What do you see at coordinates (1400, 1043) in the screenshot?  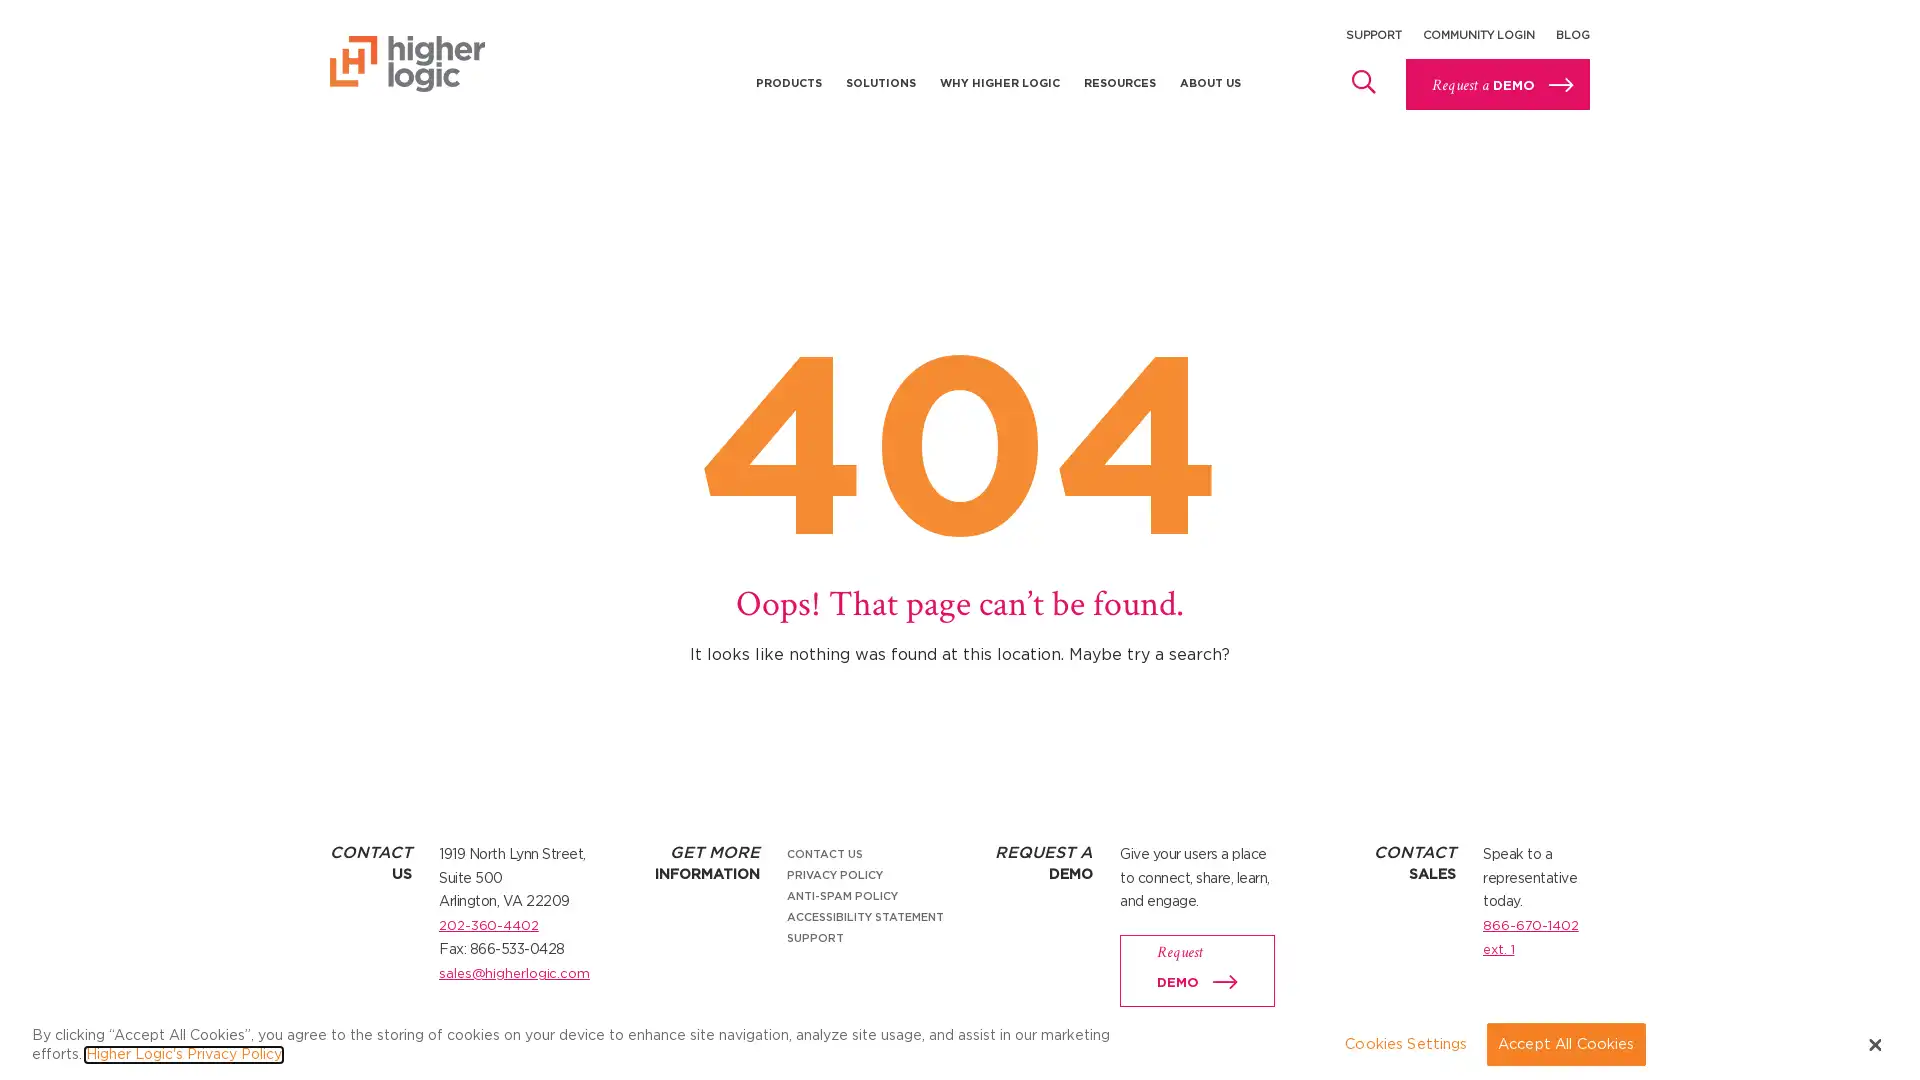 I see `Cookies Settings` at bounding box center [1400, 1043].